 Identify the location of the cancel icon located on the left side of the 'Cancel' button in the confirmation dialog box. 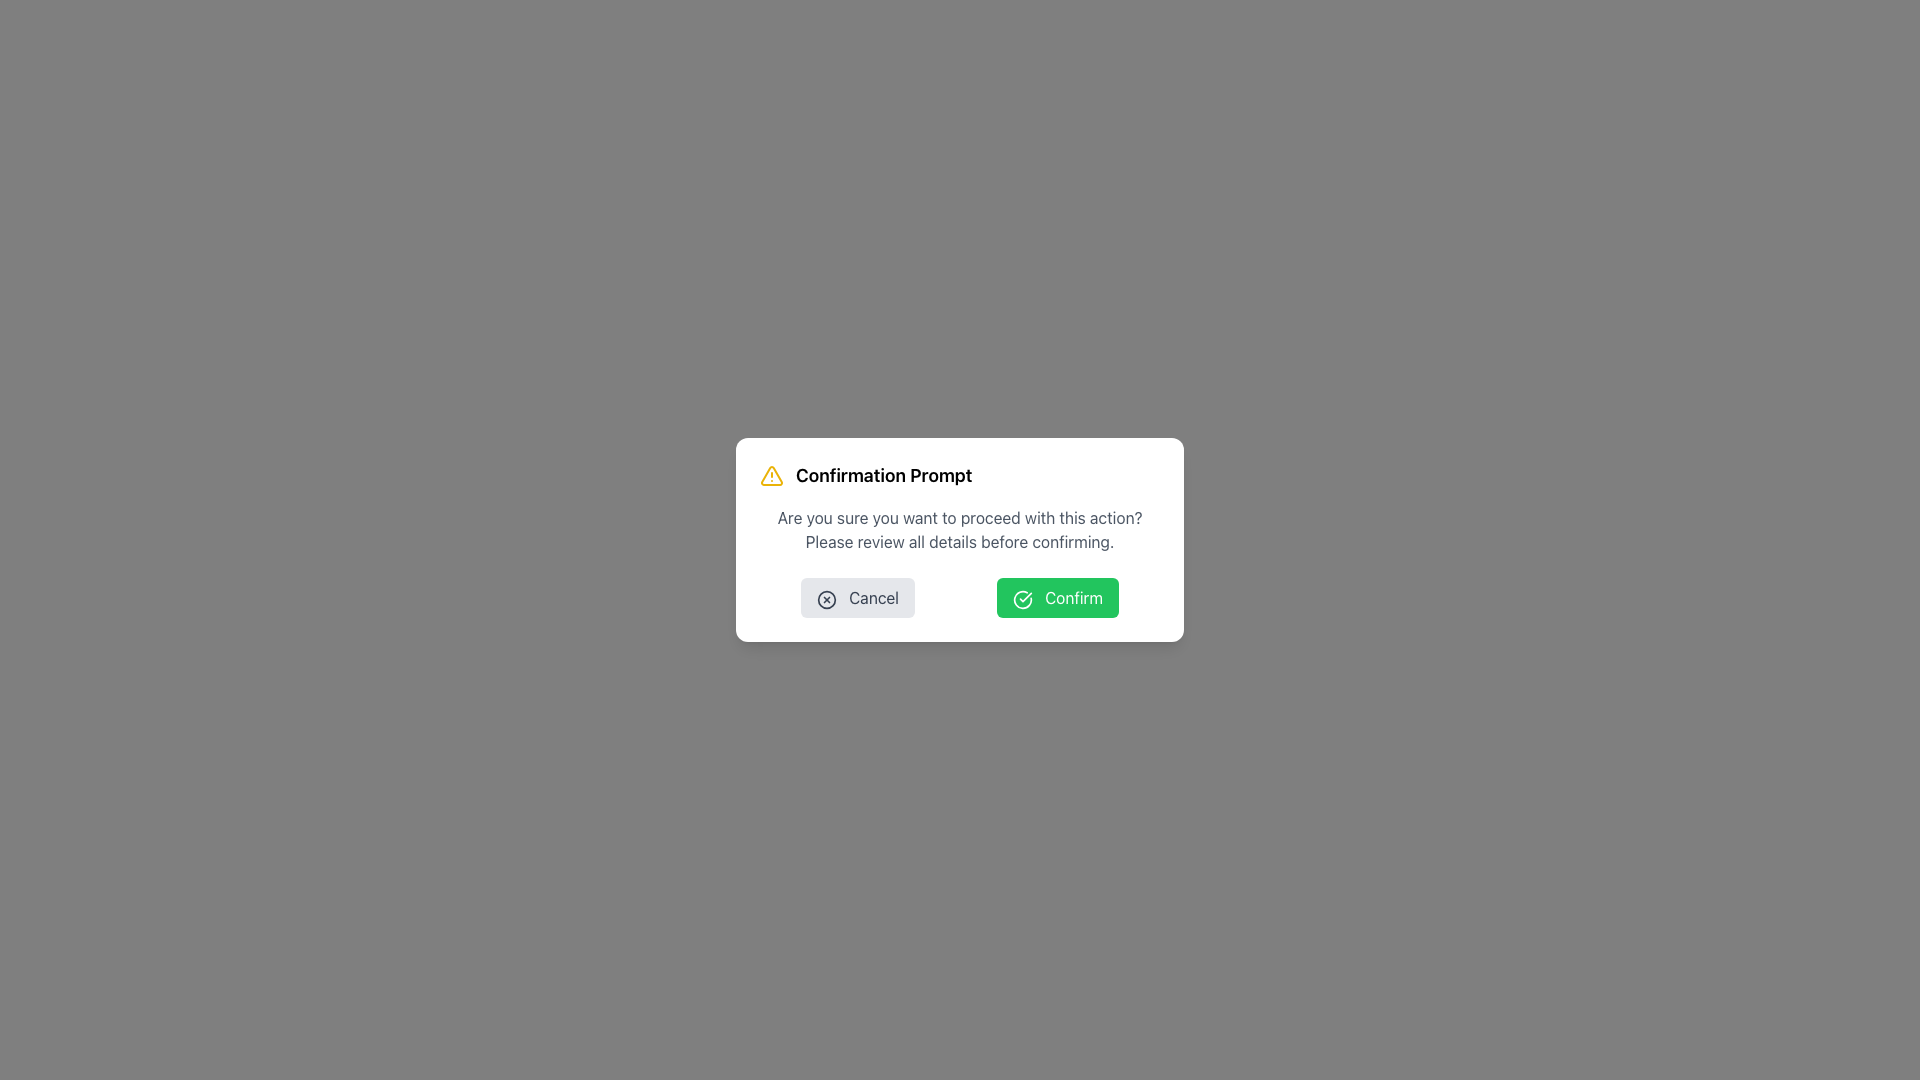
(826, 598).